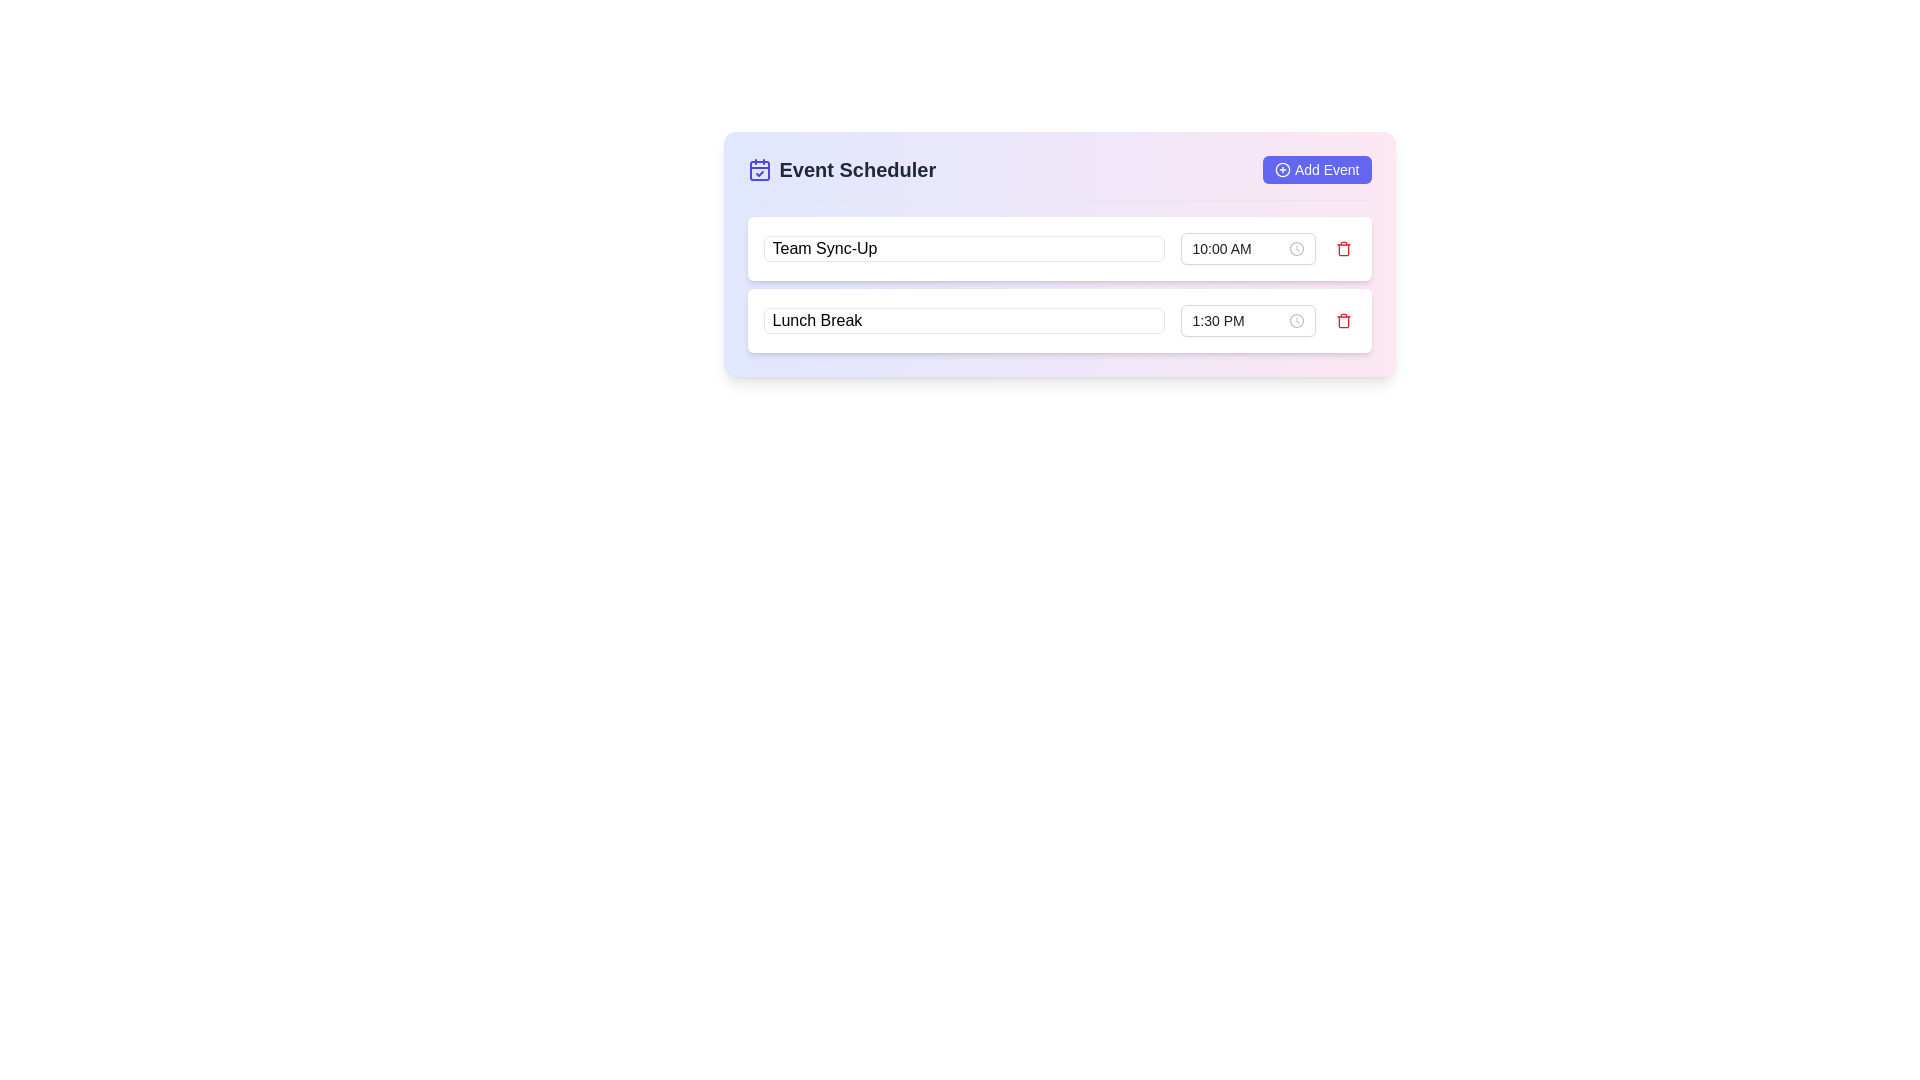 The width and height of the screenshot is (1920, 1080). I want to click on the Delete Button located at the far right of the first row in the vertical list of event entries, so click(1343, 248).